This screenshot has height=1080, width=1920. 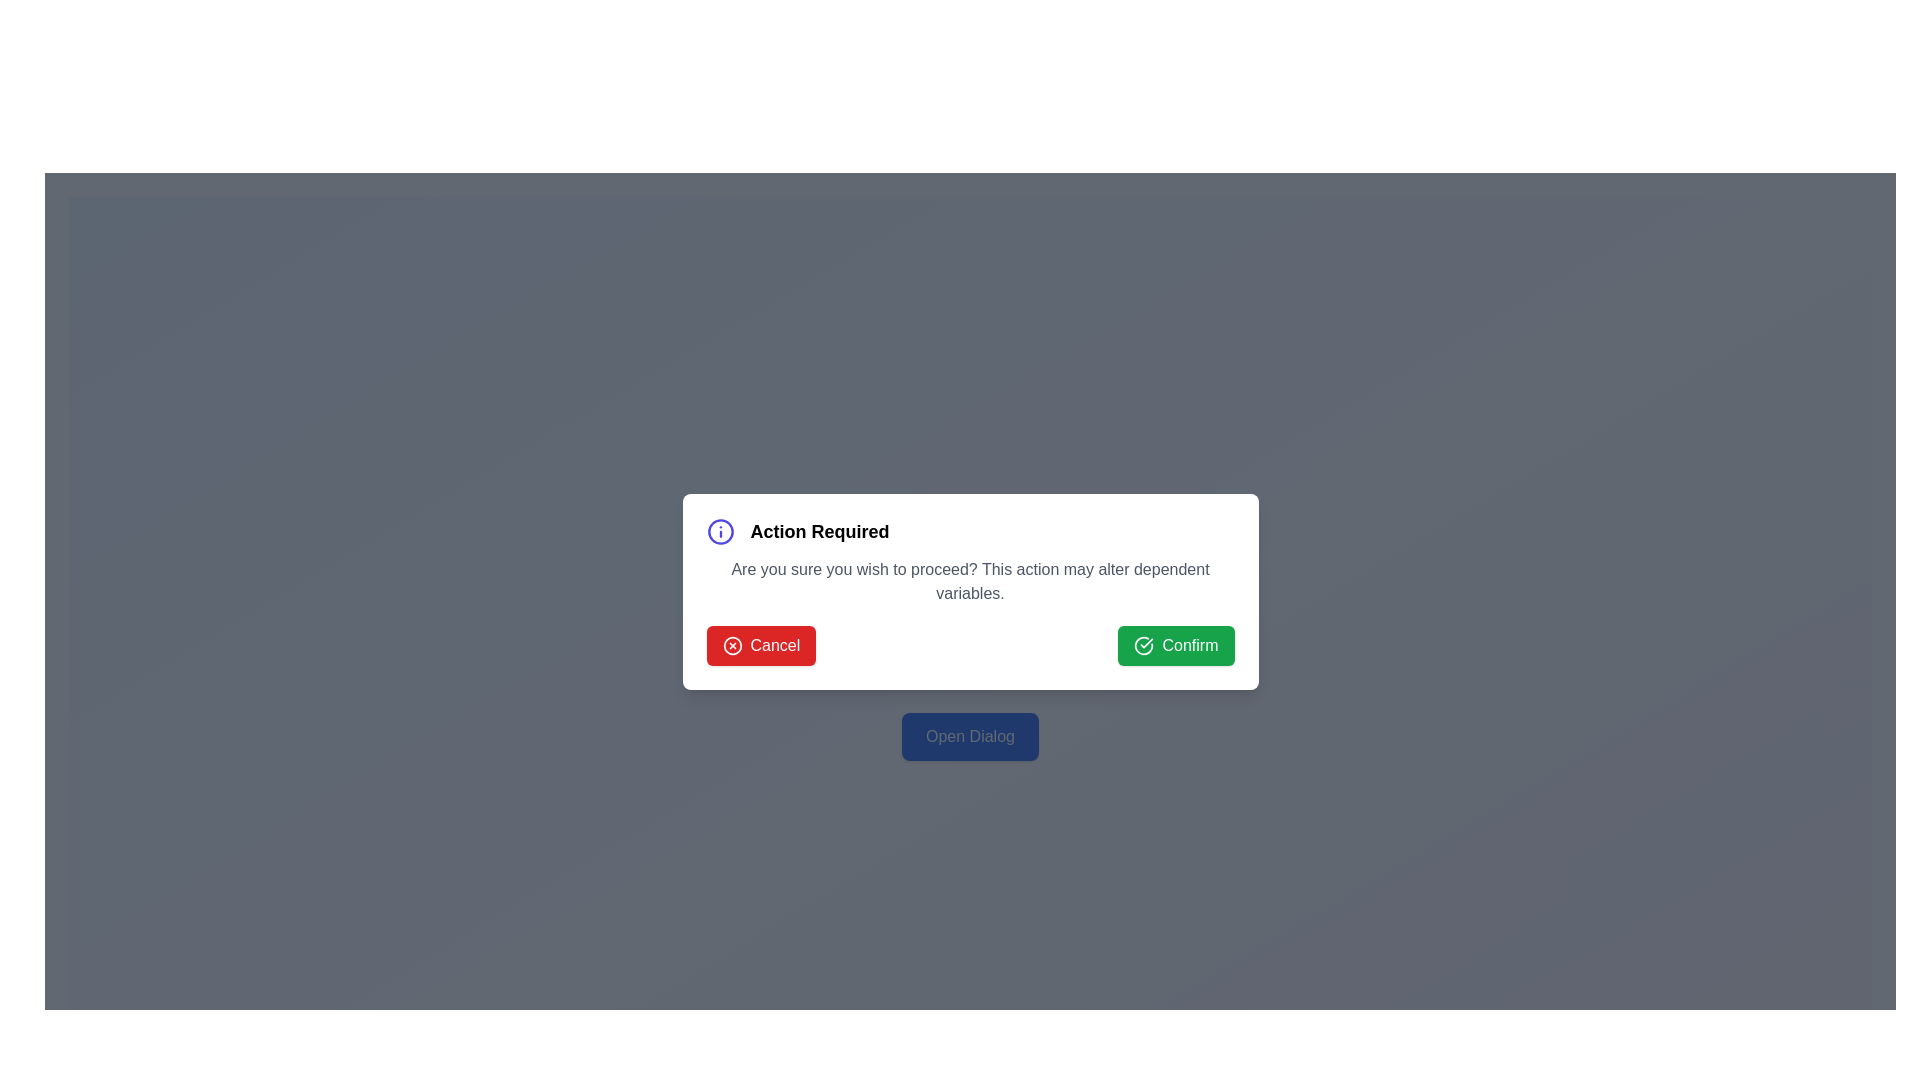 I want to click on the confirm button located in the lower right corner of the dialog box to observe the hover effects, so click(x=1176, y=645).